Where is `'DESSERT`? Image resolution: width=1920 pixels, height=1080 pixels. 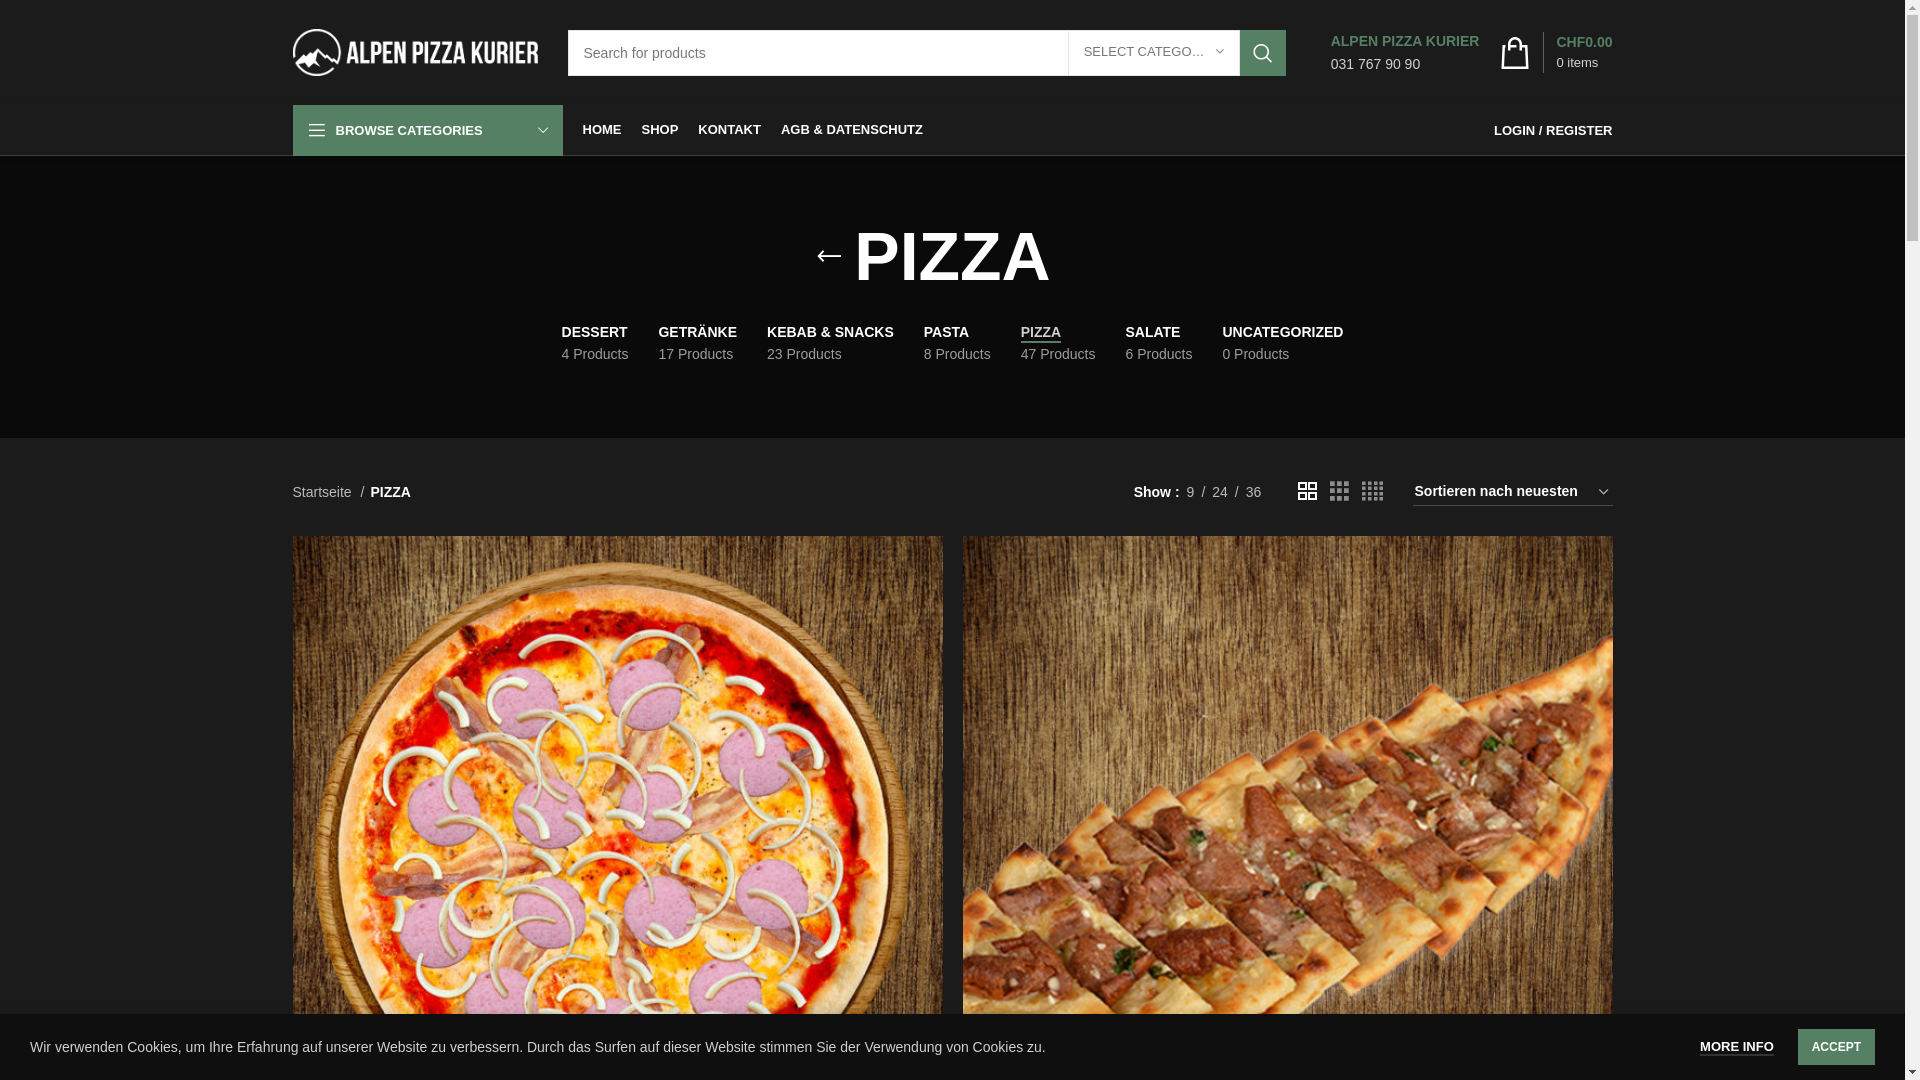 'DESSERT is located at coordinates (594, 342).